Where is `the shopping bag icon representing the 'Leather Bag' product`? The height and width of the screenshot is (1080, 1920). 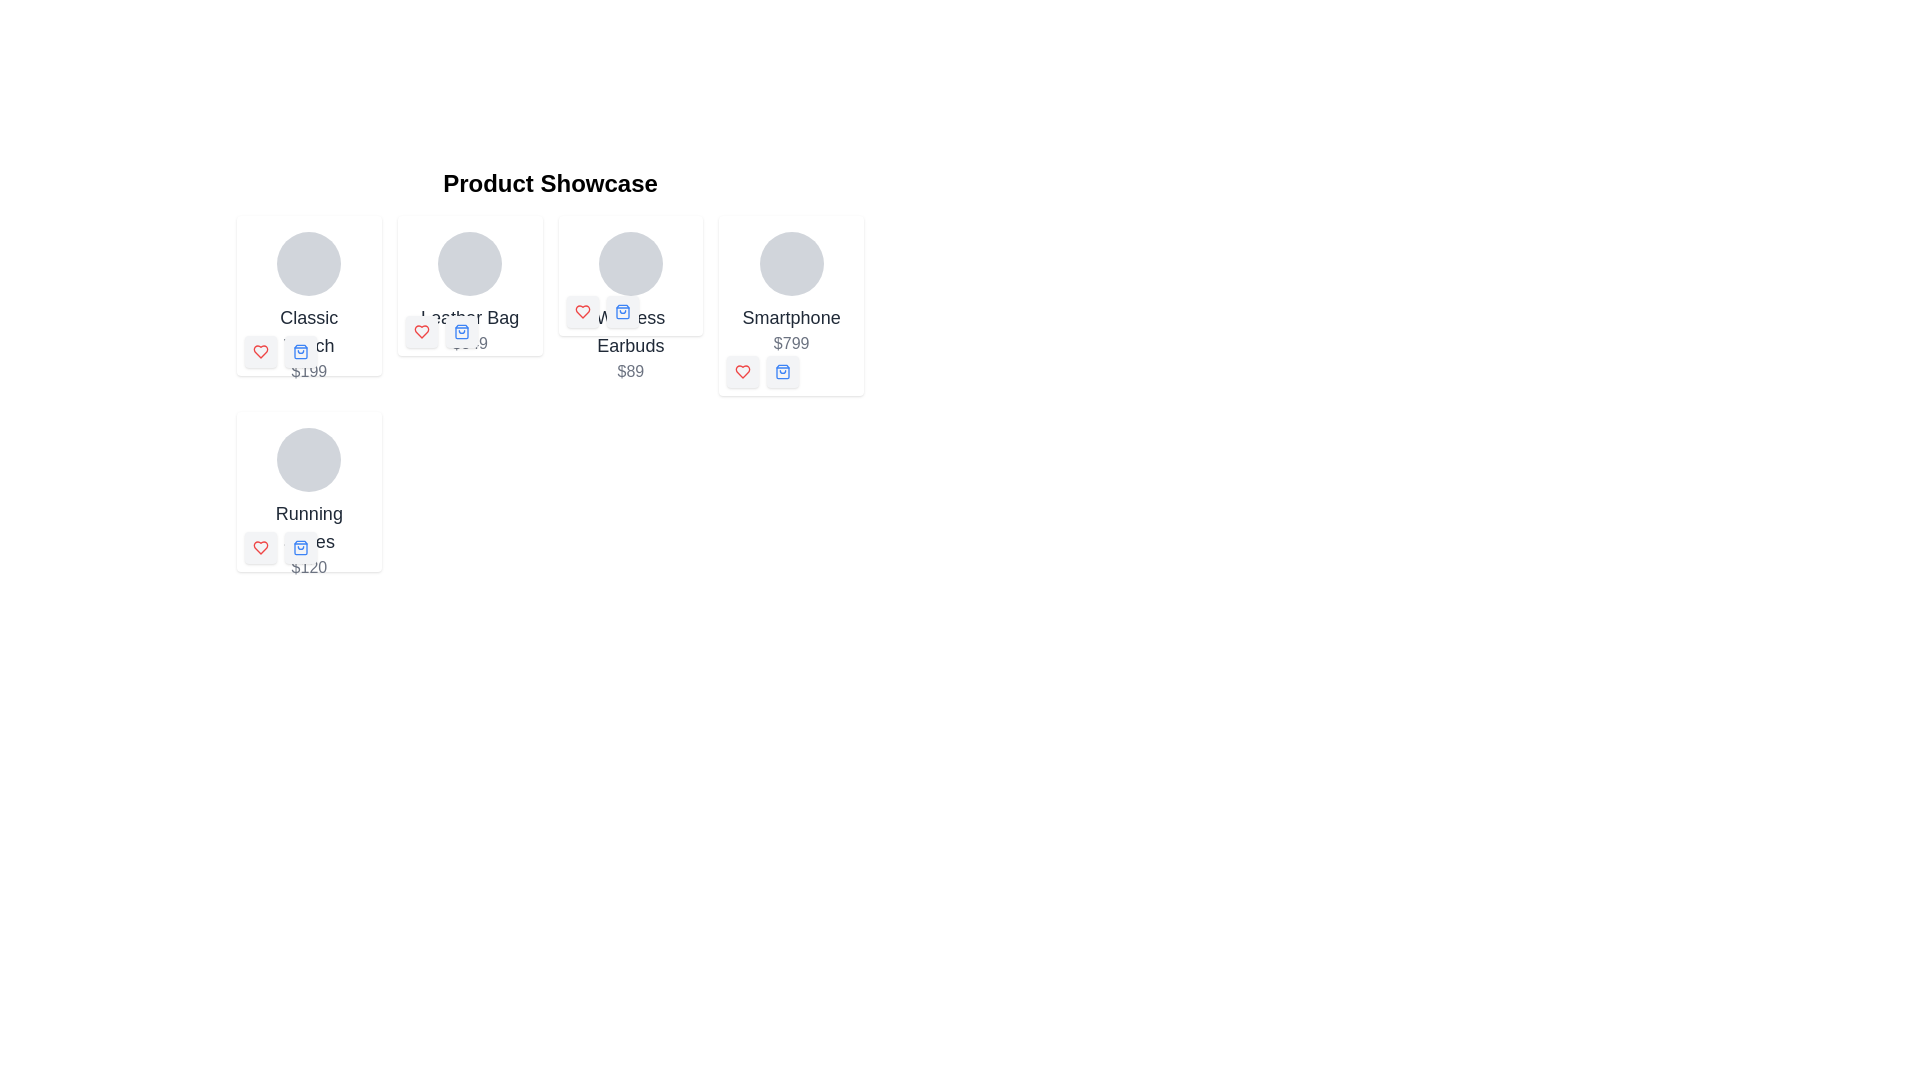
the shopping bag icon representing the 'Leather Bag' product is located at coordinates (460, 330).